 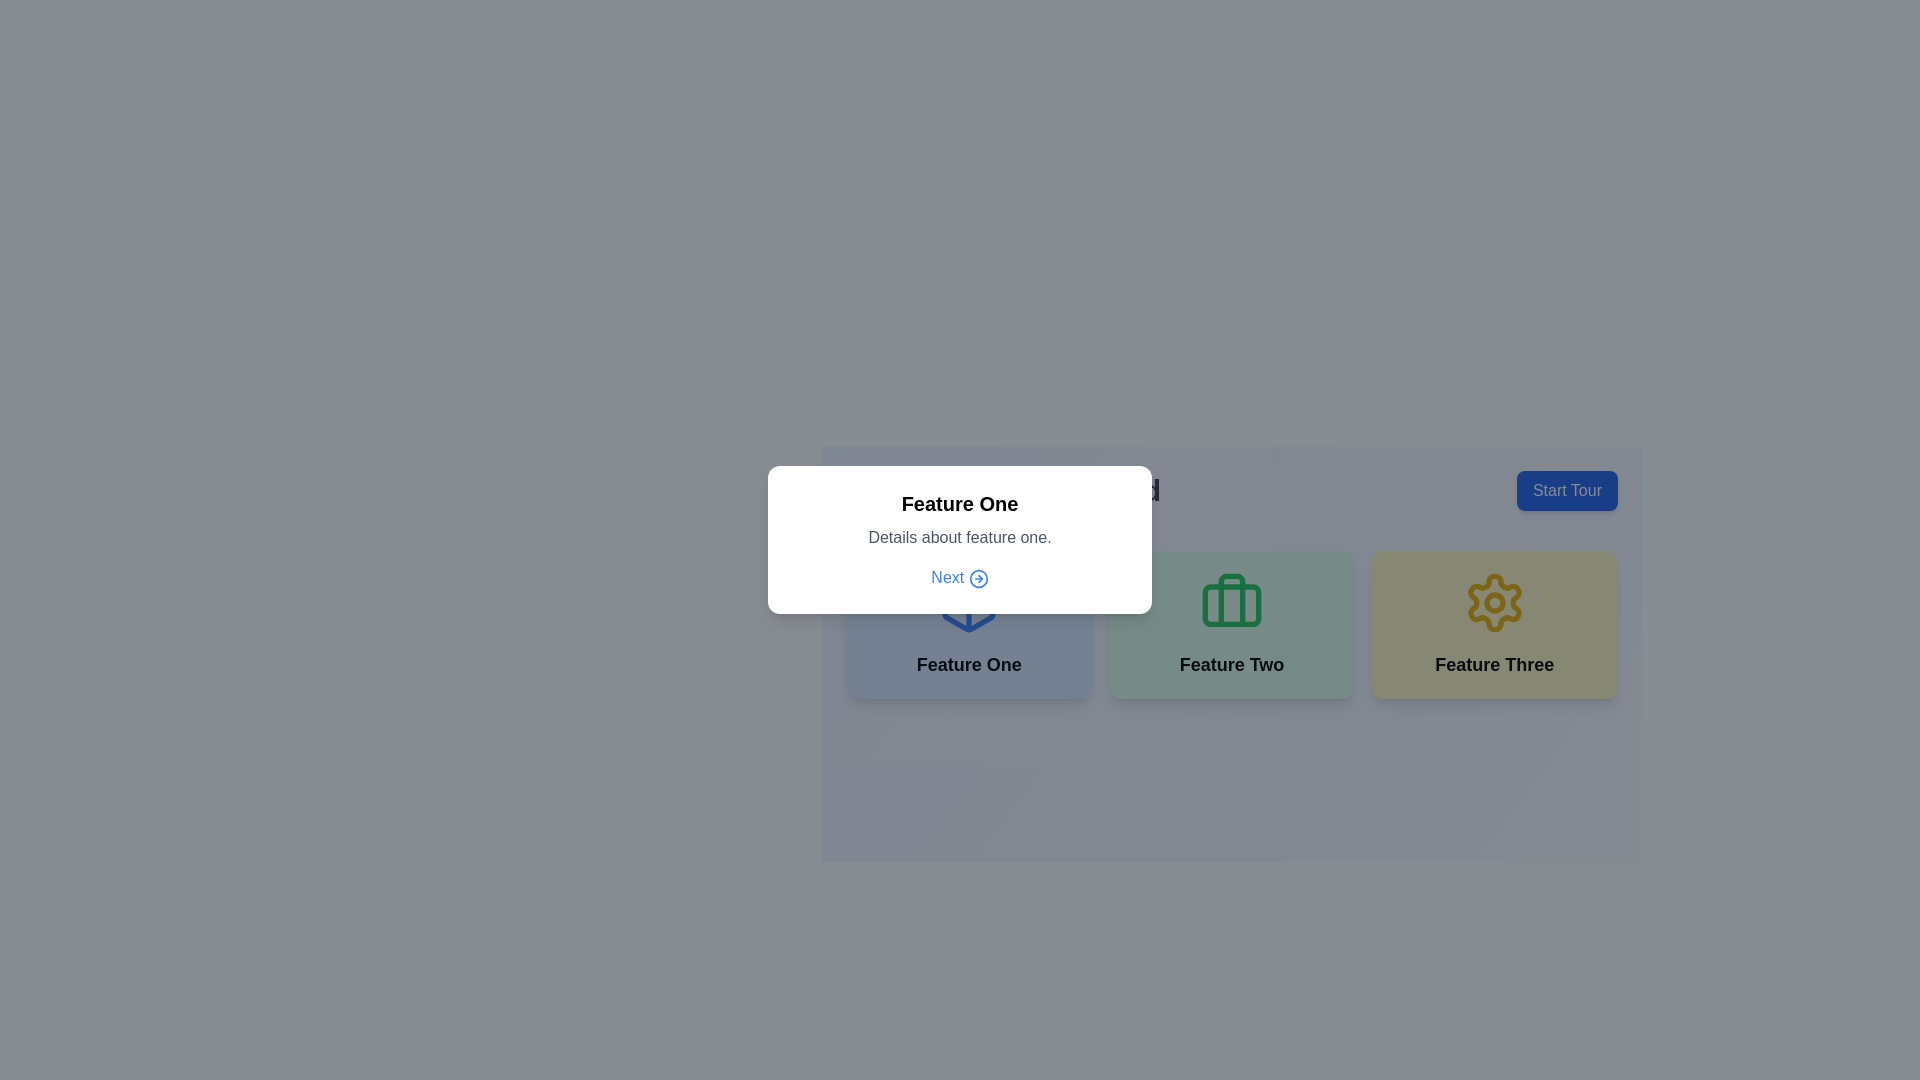 What do you see at coordinates (1494, 664) in the screenshot?
I see `the bold label text for 'Feature Three' located centrally below the settings gear icon` at bounding box center [1494, 664].